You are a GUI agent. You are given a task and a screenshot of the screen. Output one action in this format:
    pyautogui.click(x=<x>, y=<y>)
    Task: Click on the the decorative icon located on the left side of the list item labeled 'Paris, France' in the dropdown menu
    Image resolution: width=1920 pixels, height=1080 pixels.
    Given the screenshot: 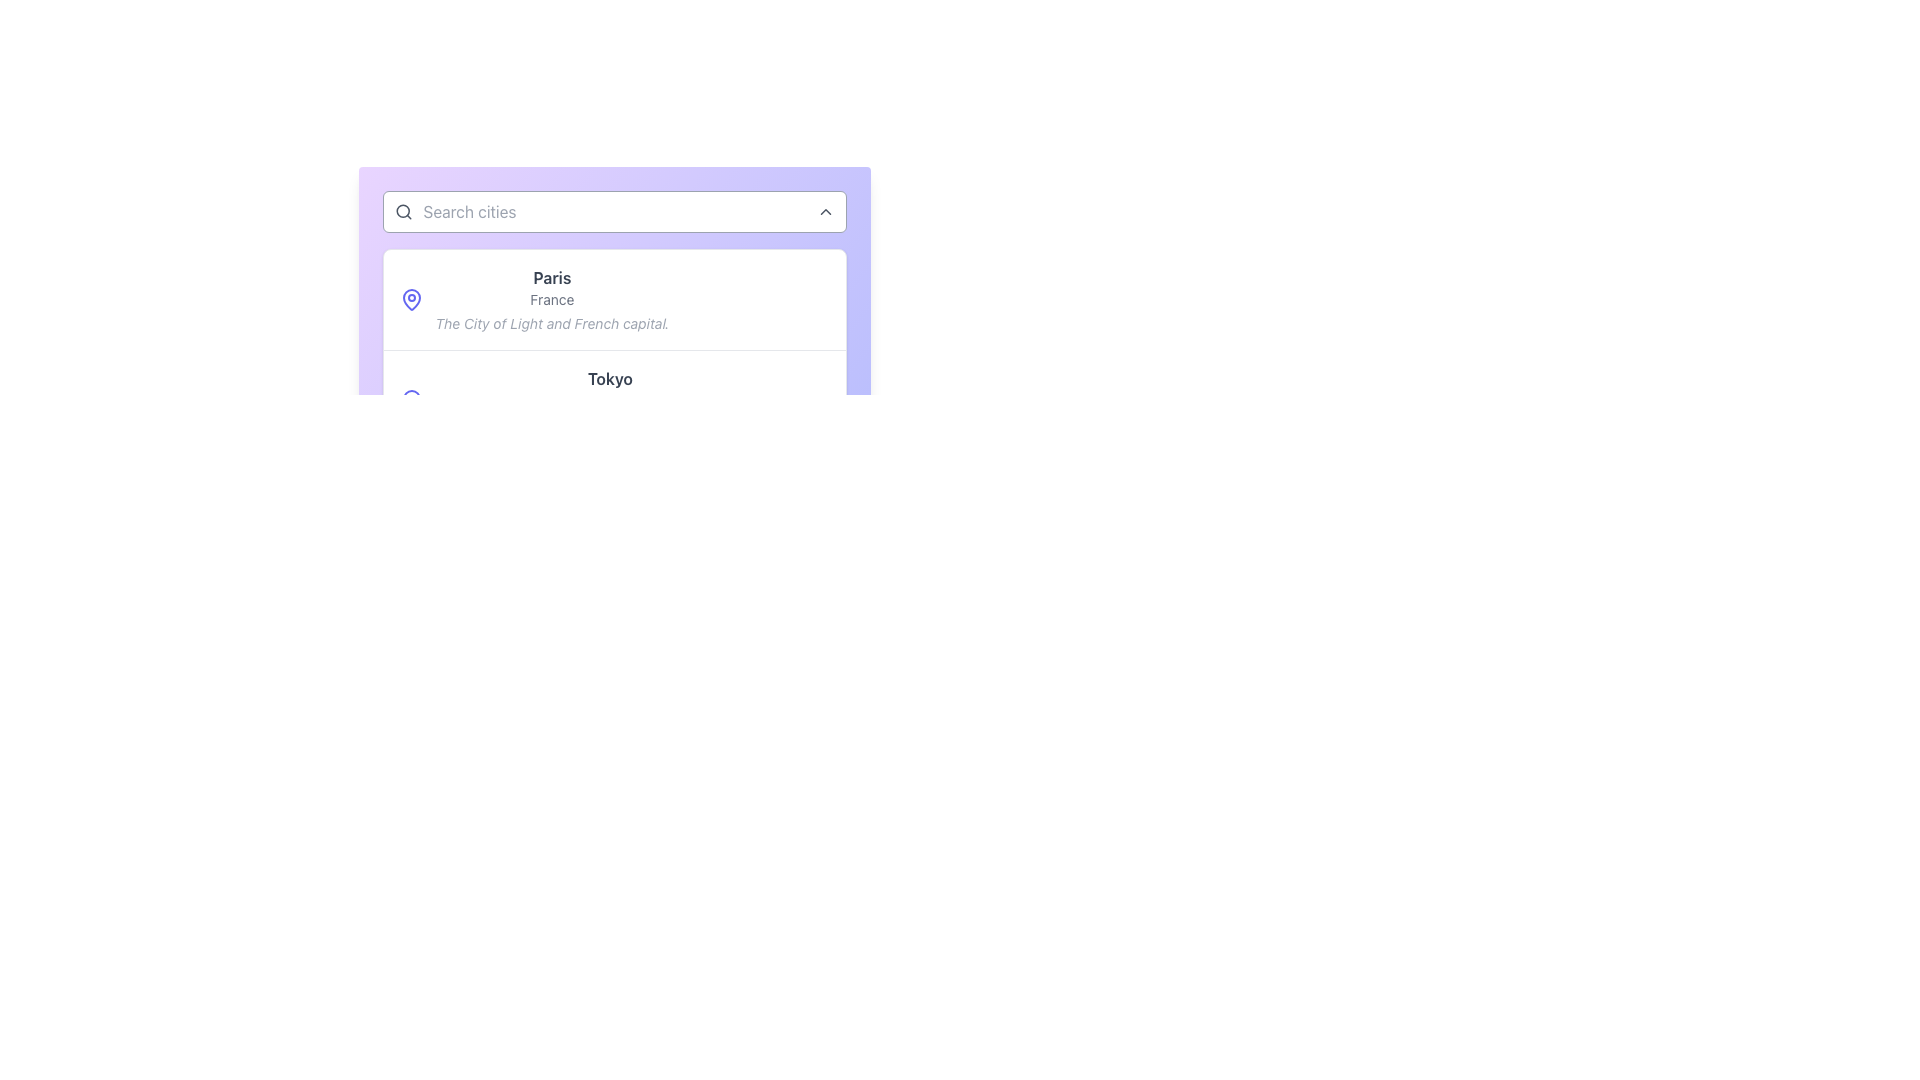 What is the action you would take?
    pyautogui.click(x=410, y=300)
    